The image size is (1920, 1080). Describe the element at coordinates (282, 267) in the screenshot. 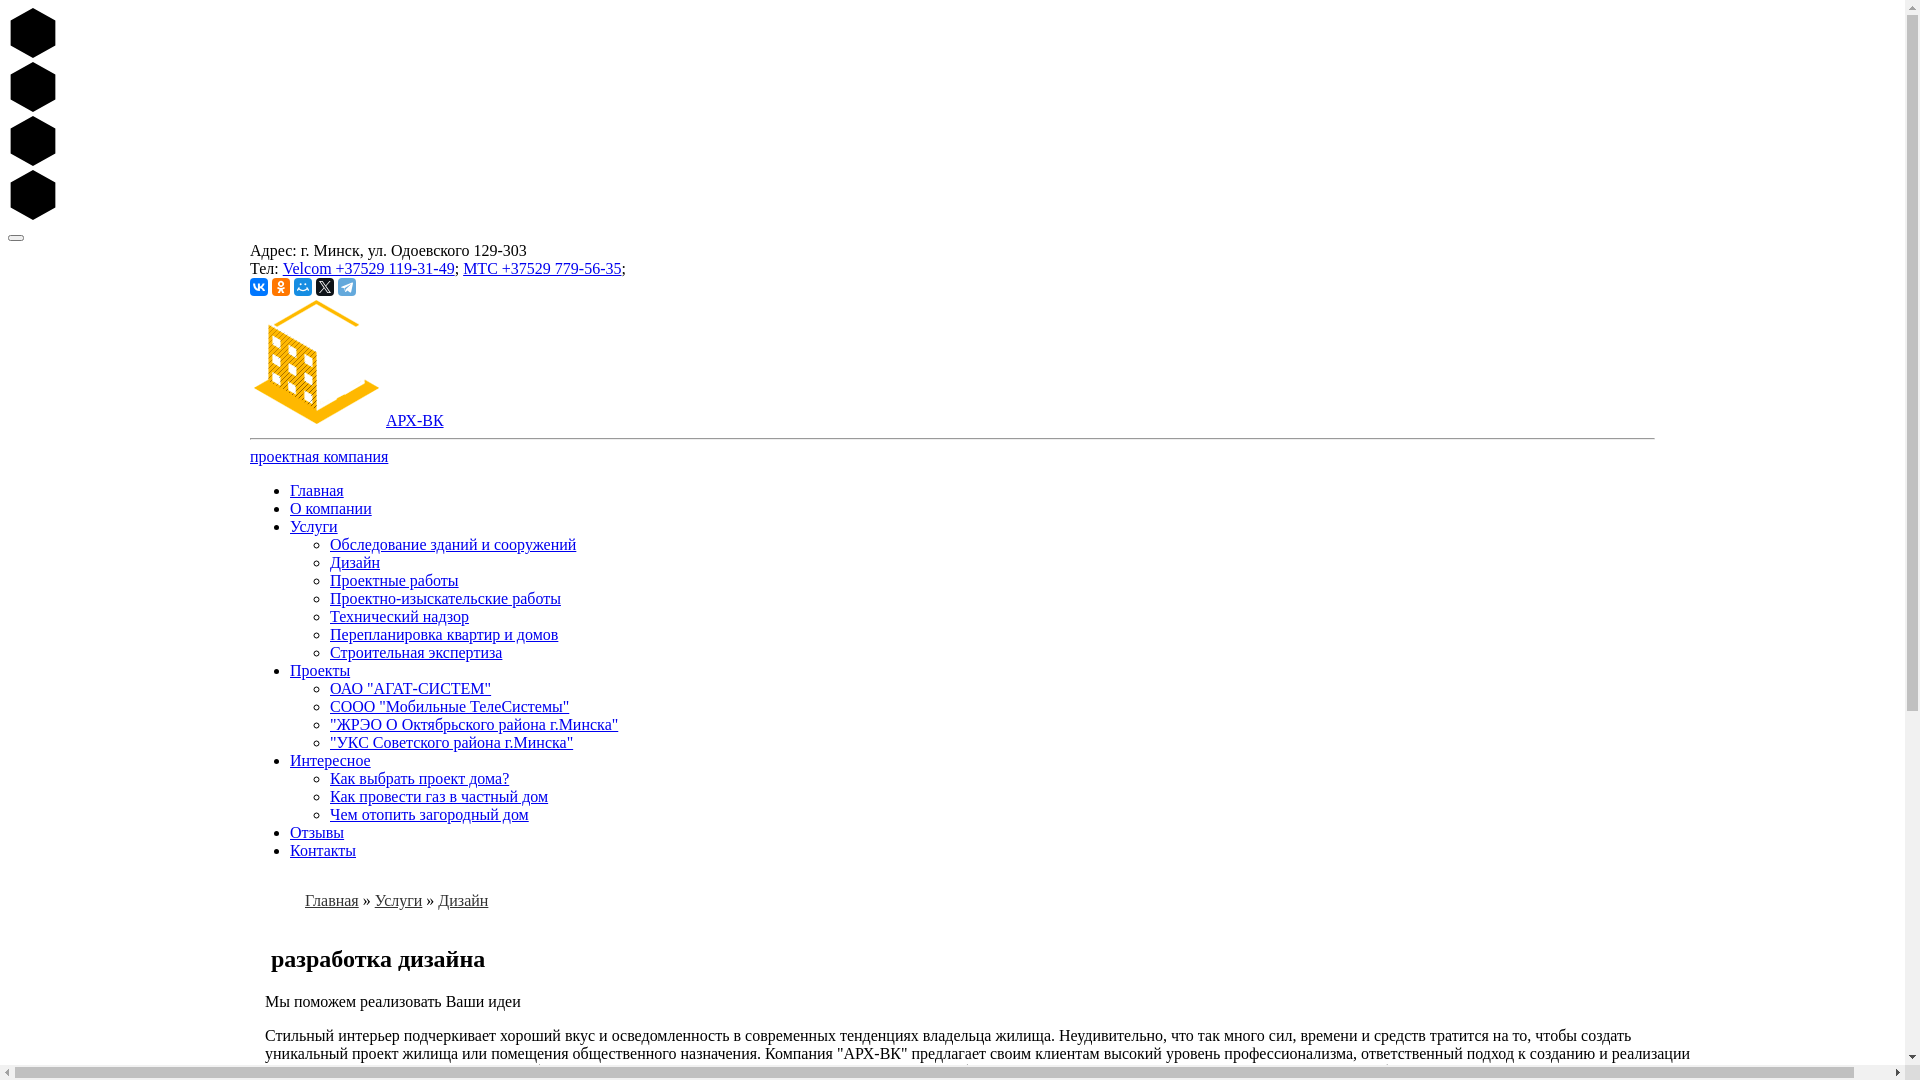

I see `'Velcom +37529 119-31-49'` at that location.